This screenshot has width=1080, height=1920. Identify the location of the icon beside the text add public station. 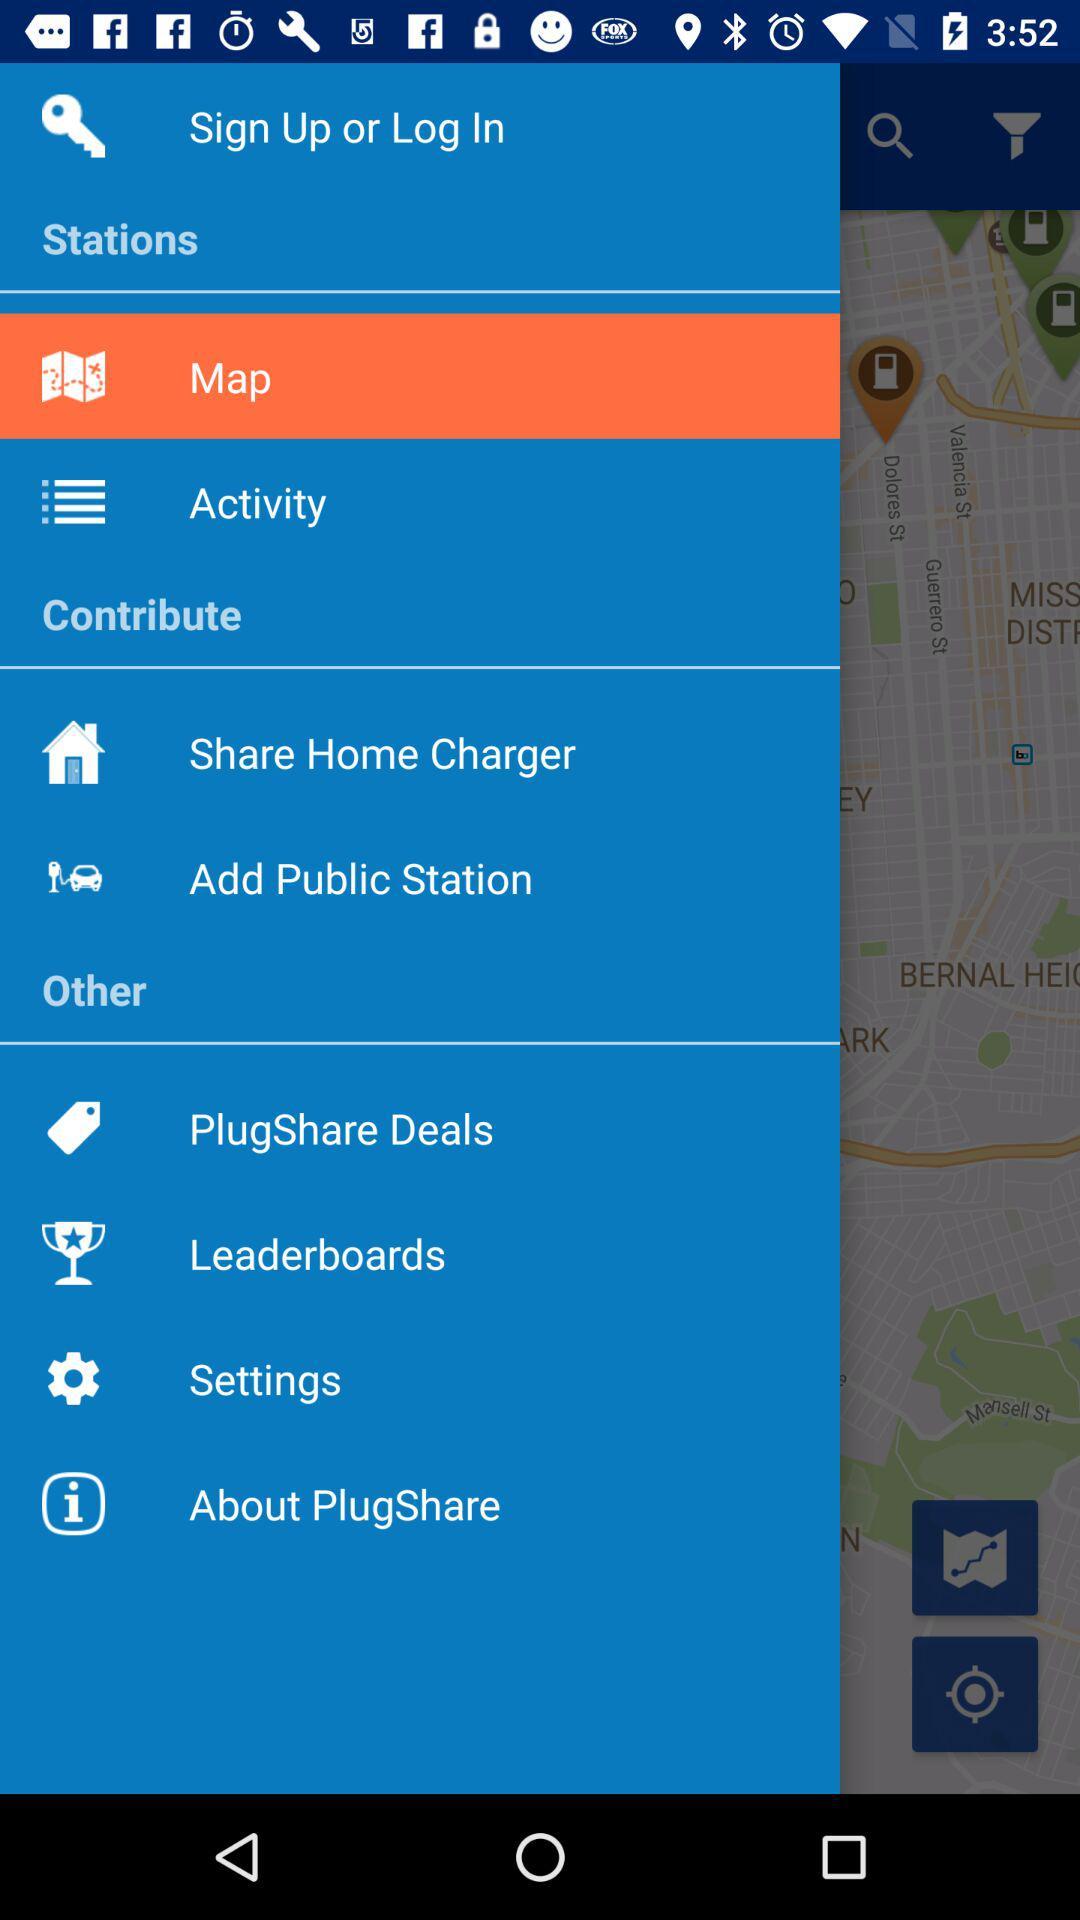
(72, 877).